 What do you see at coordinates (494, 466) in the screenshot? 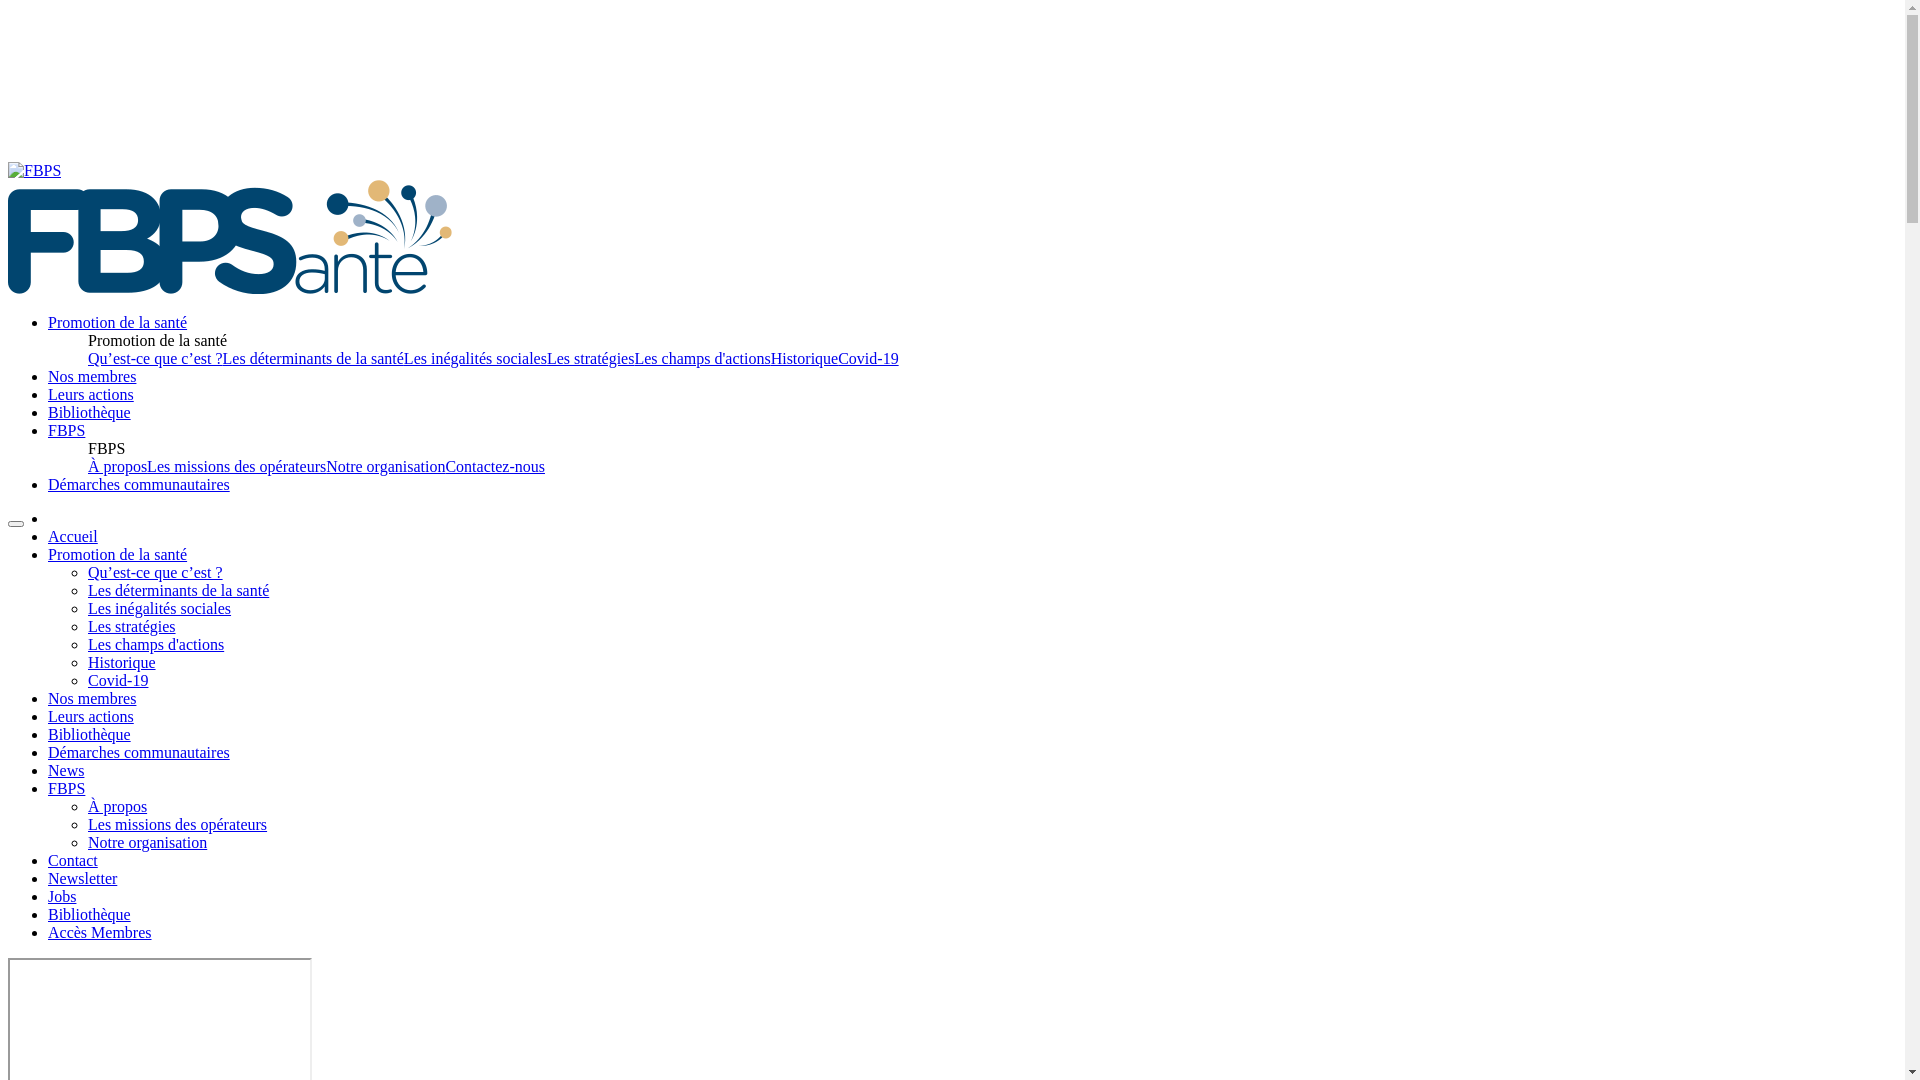
I see `'Contactez-nous'` at bounding box center [494, 466].